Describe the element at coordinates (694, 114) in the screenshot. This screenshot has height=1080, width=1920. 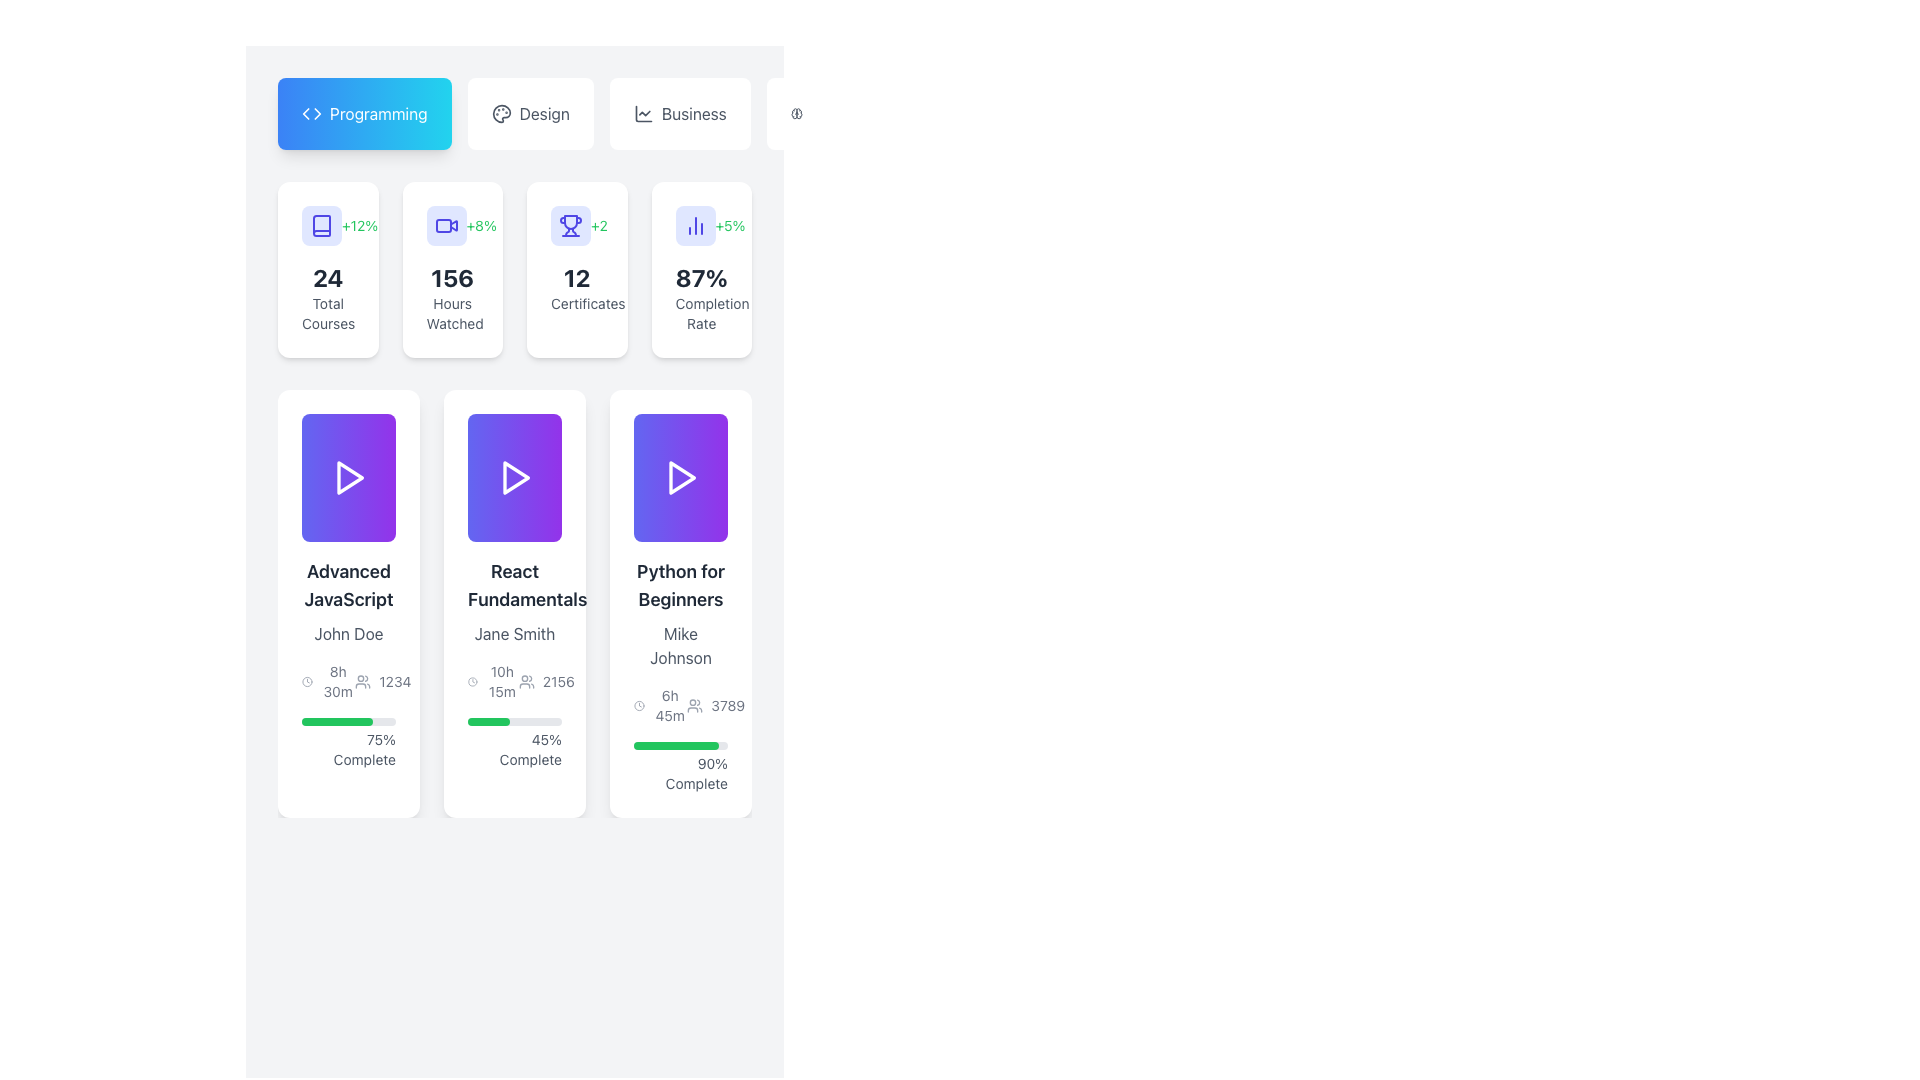
I see `the text label within the navigation button located in the header navigation bar, positioned to the right of the 'Programming' and 'Design' buttons` at that location.